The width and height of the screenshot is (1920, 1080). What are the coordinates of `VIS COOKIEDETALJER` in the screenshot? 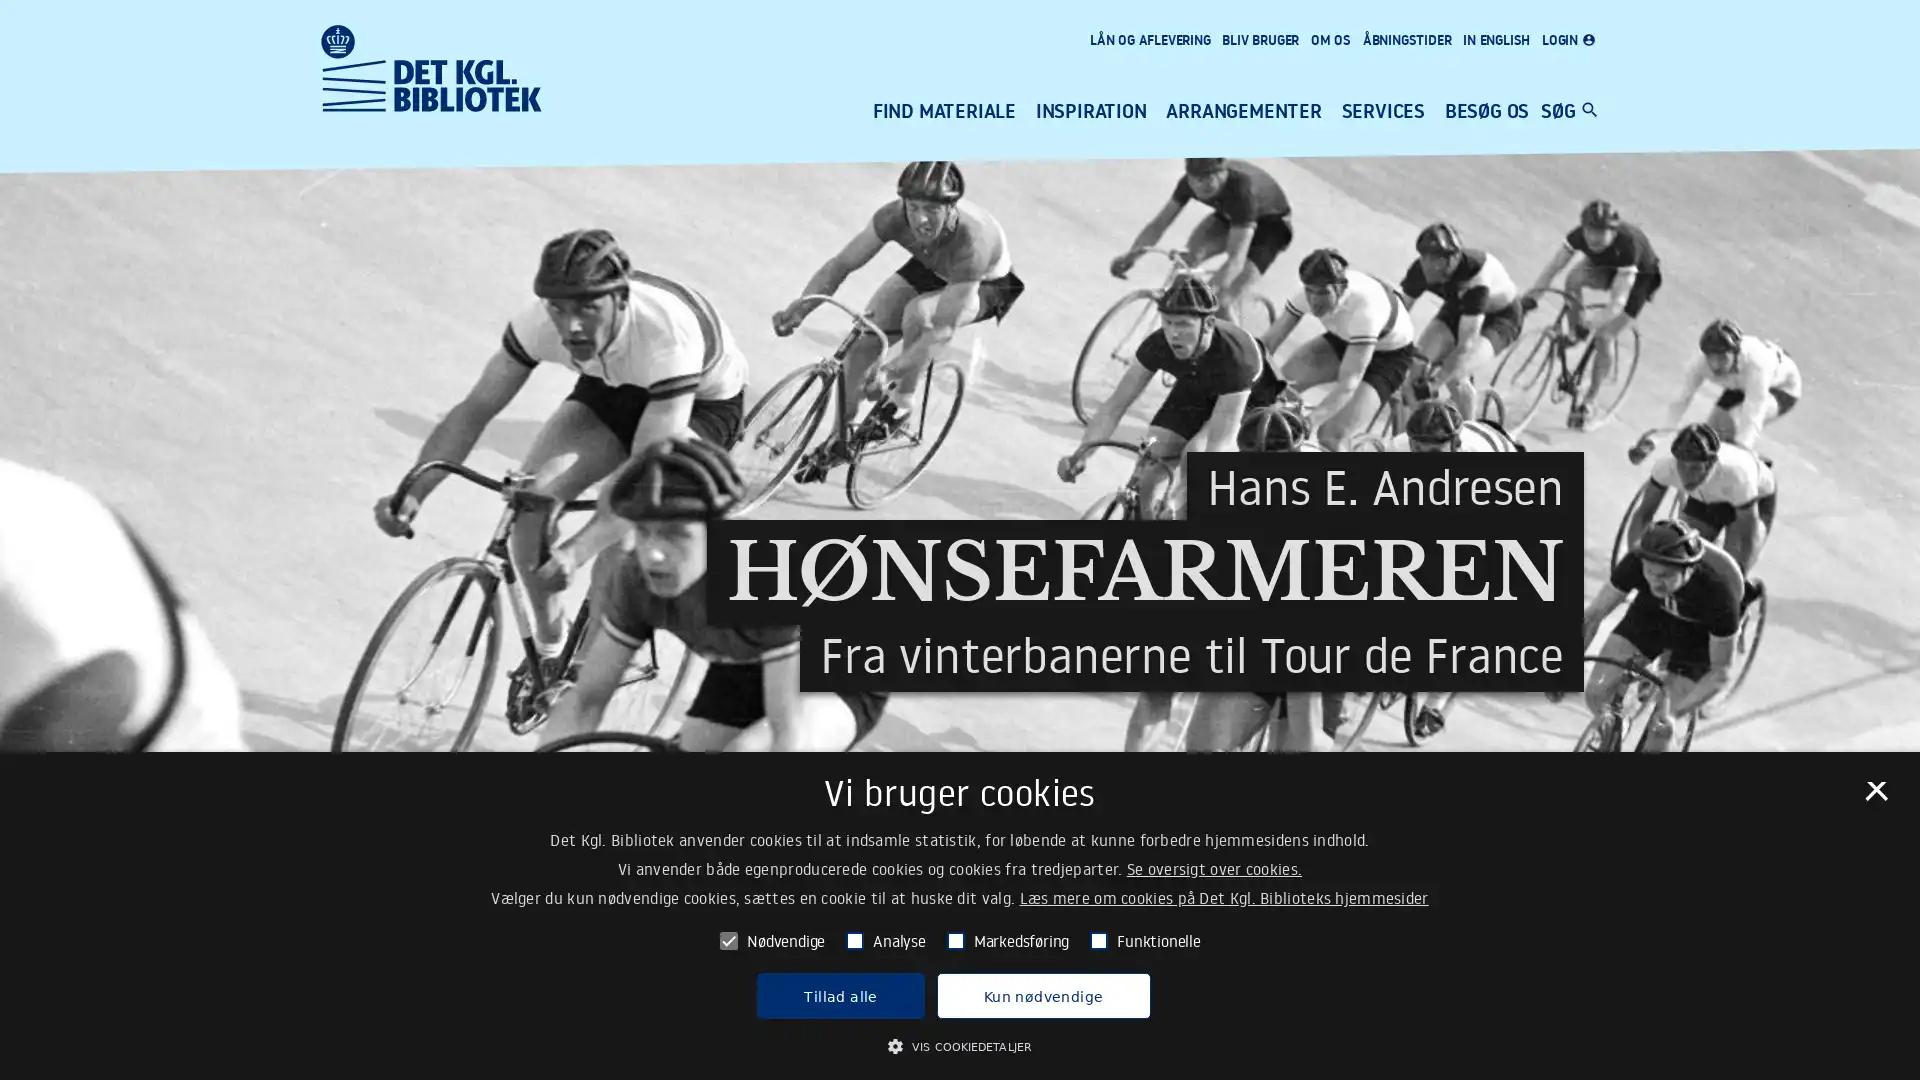 It's located at (958, 1044).